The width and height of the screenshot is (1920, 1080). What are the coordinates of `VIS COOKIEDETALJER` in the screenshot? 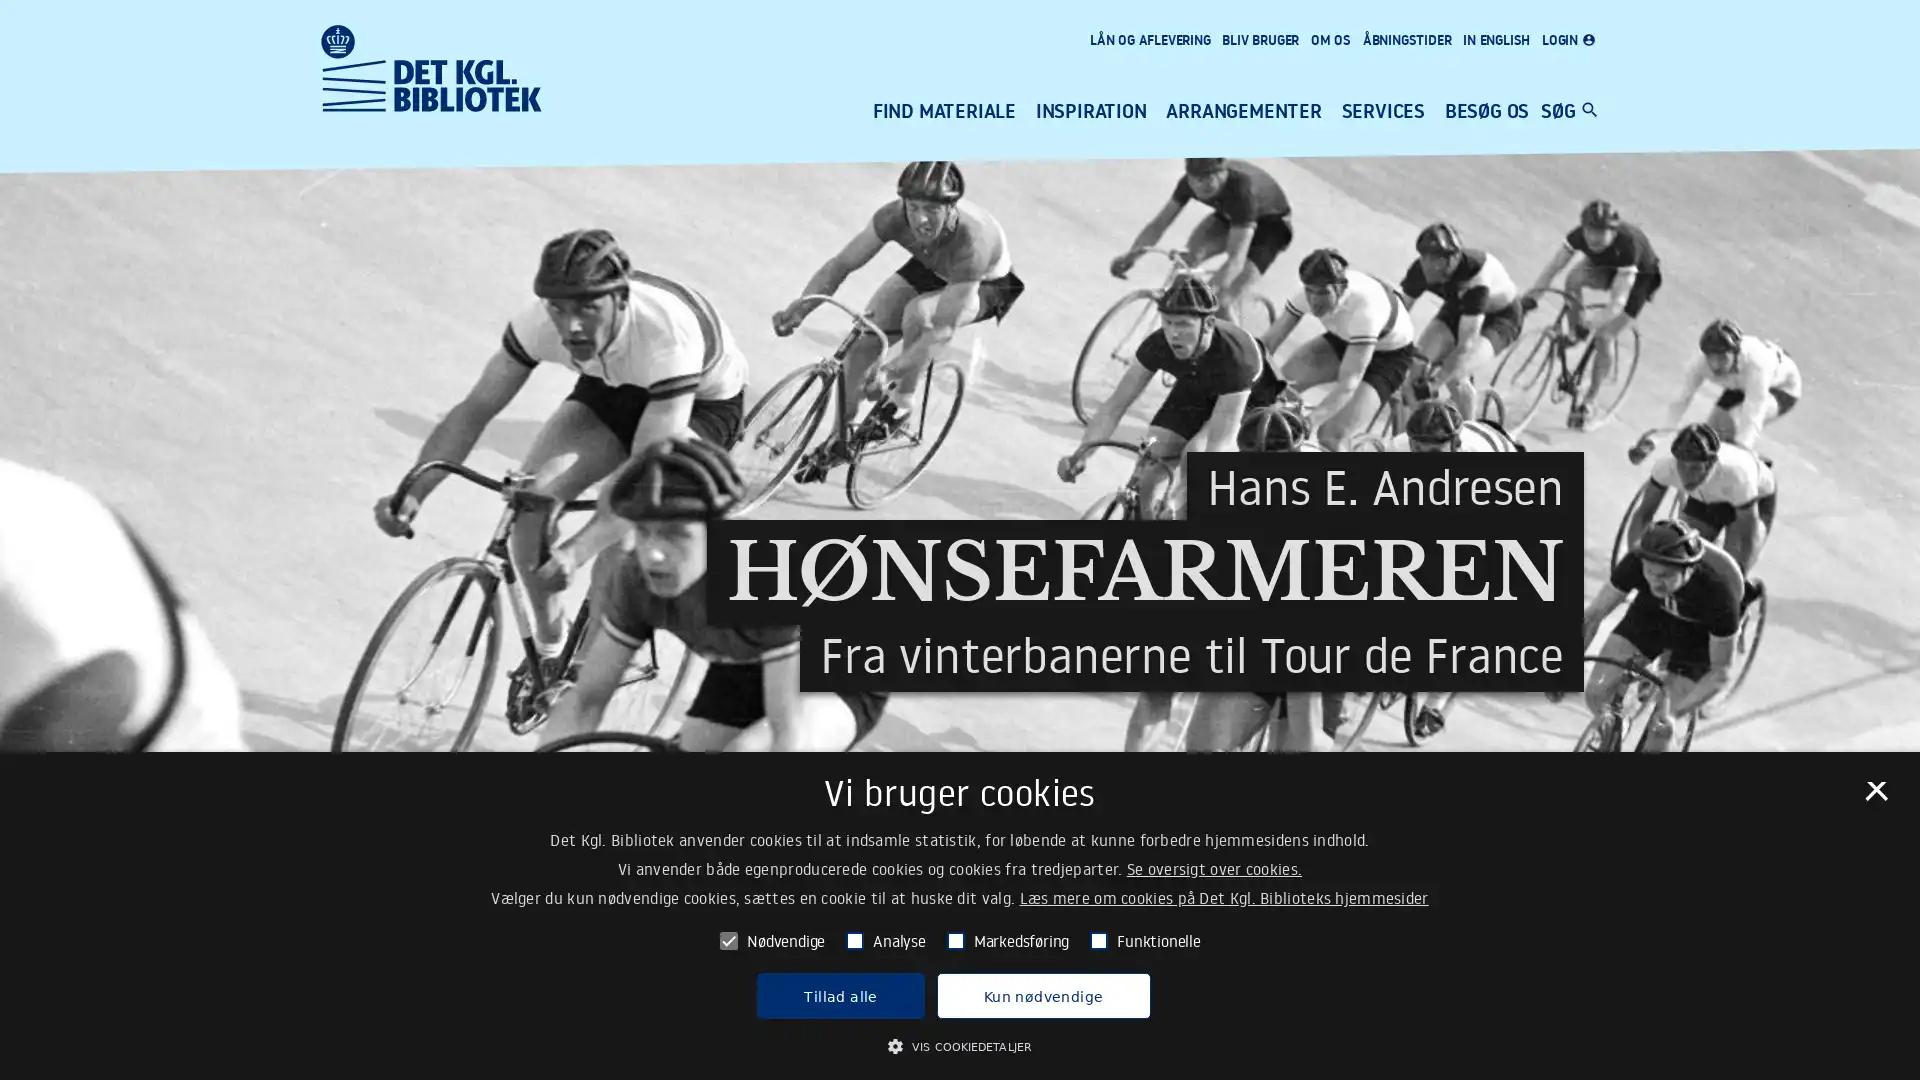 It's located at (958, 1044).